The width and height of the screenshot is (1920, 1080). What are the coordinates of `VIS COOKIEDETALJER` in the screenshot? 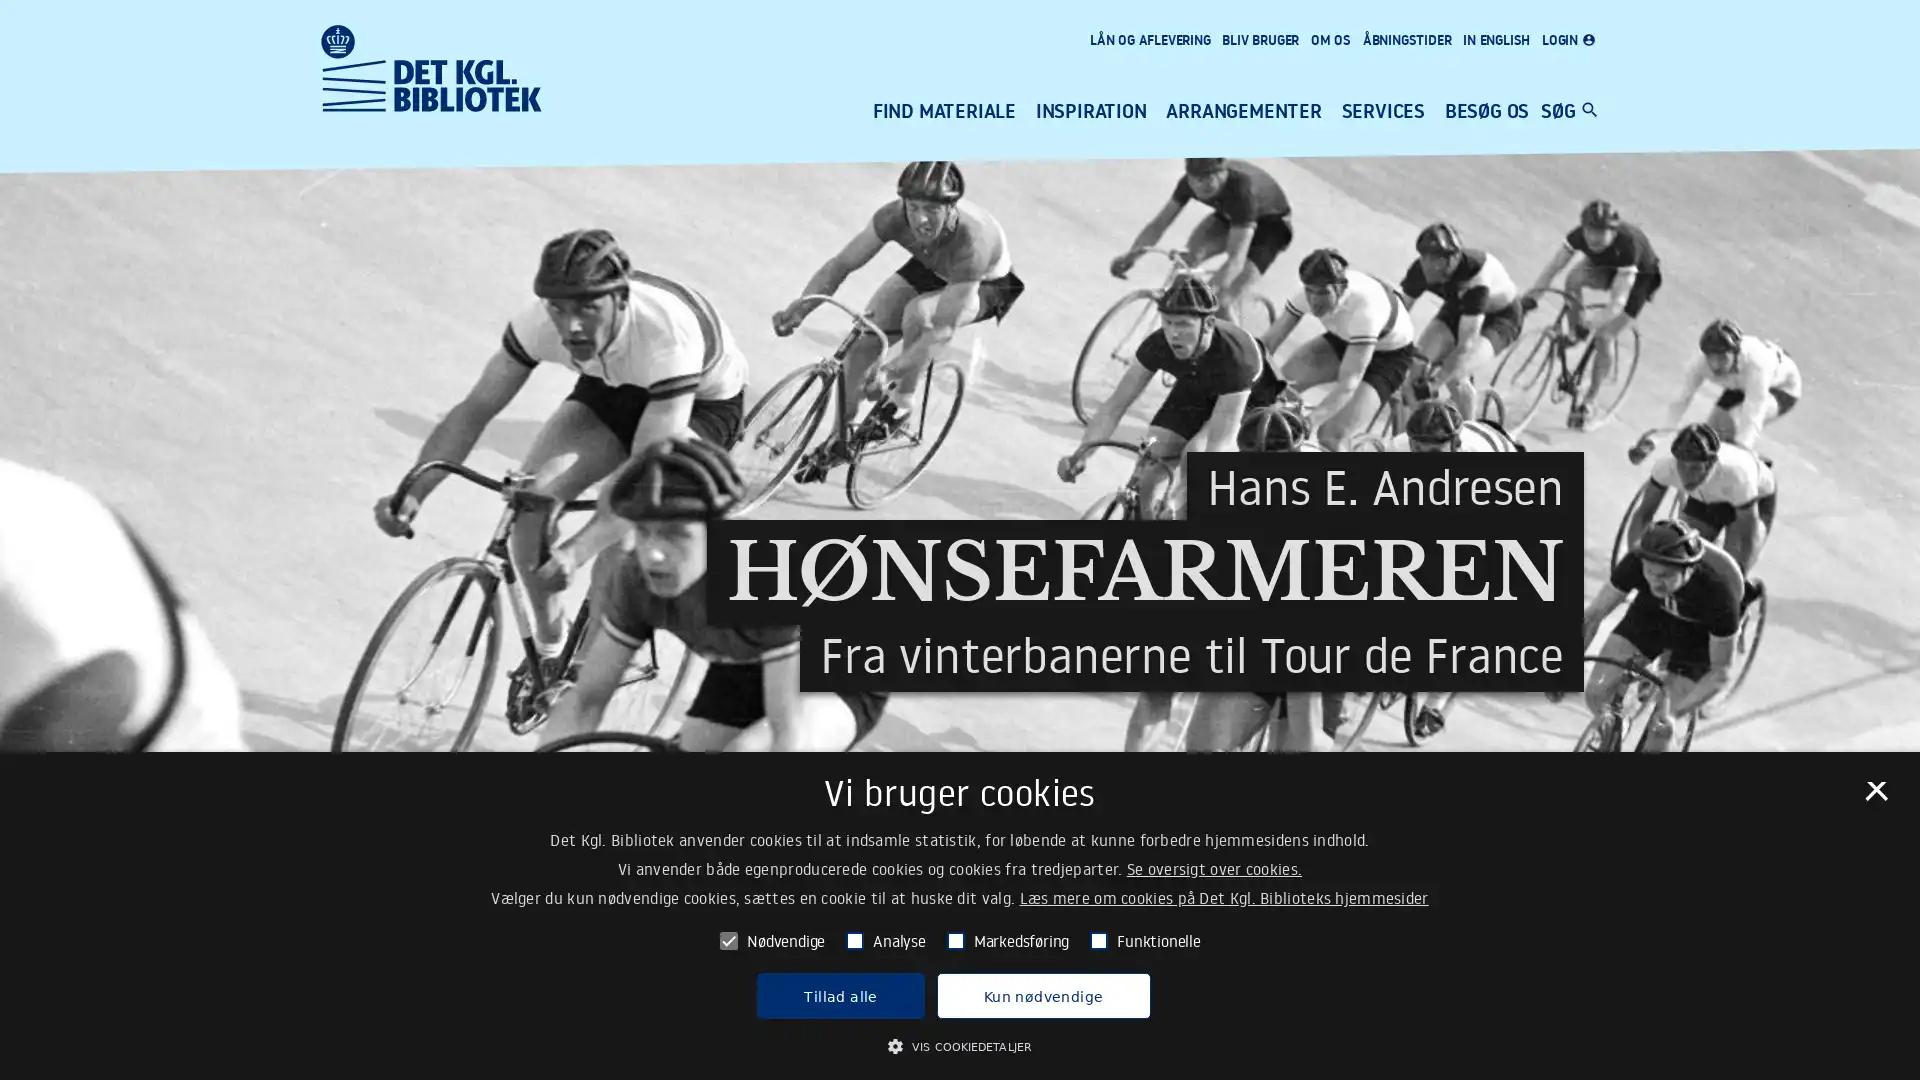 It's located at (958, 1044).